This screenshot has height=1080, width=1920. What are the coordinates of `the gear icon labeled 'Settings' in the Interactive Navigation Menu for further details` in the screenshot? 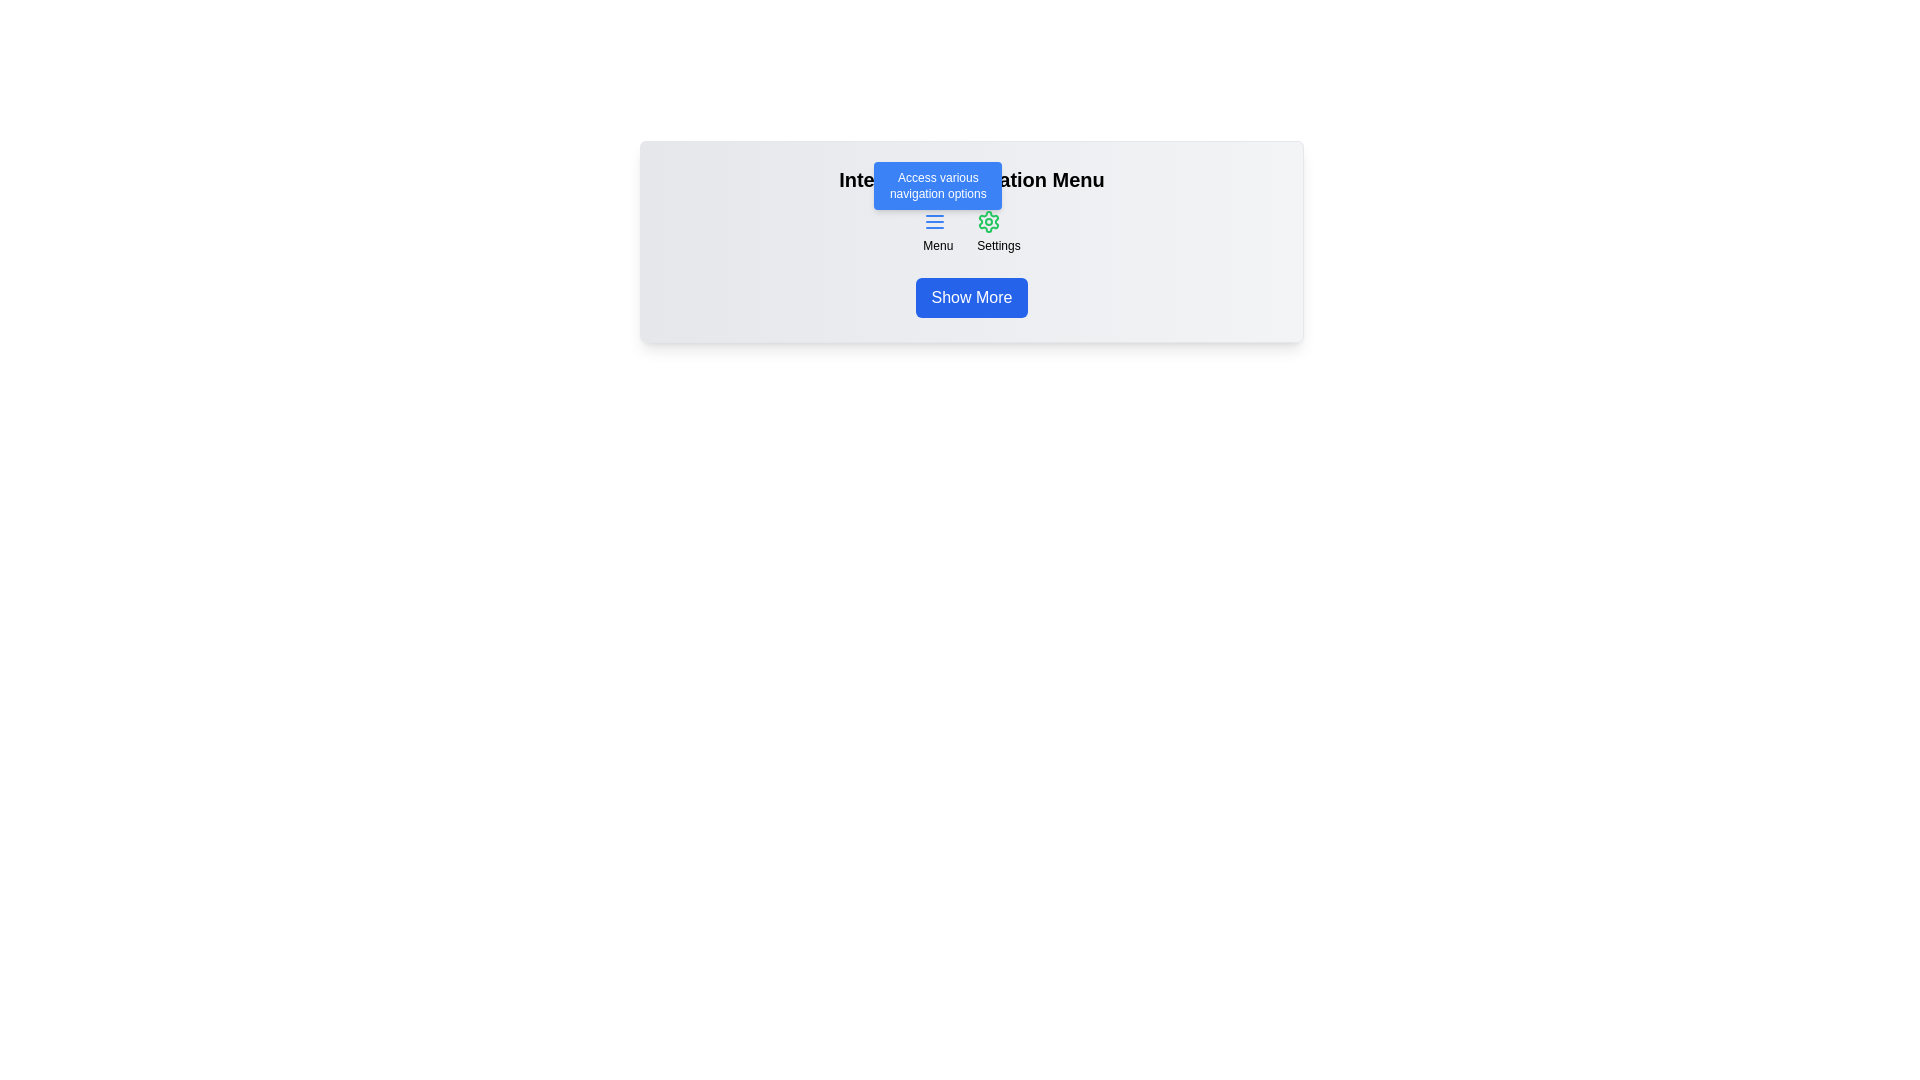 It's located at (971, 230).